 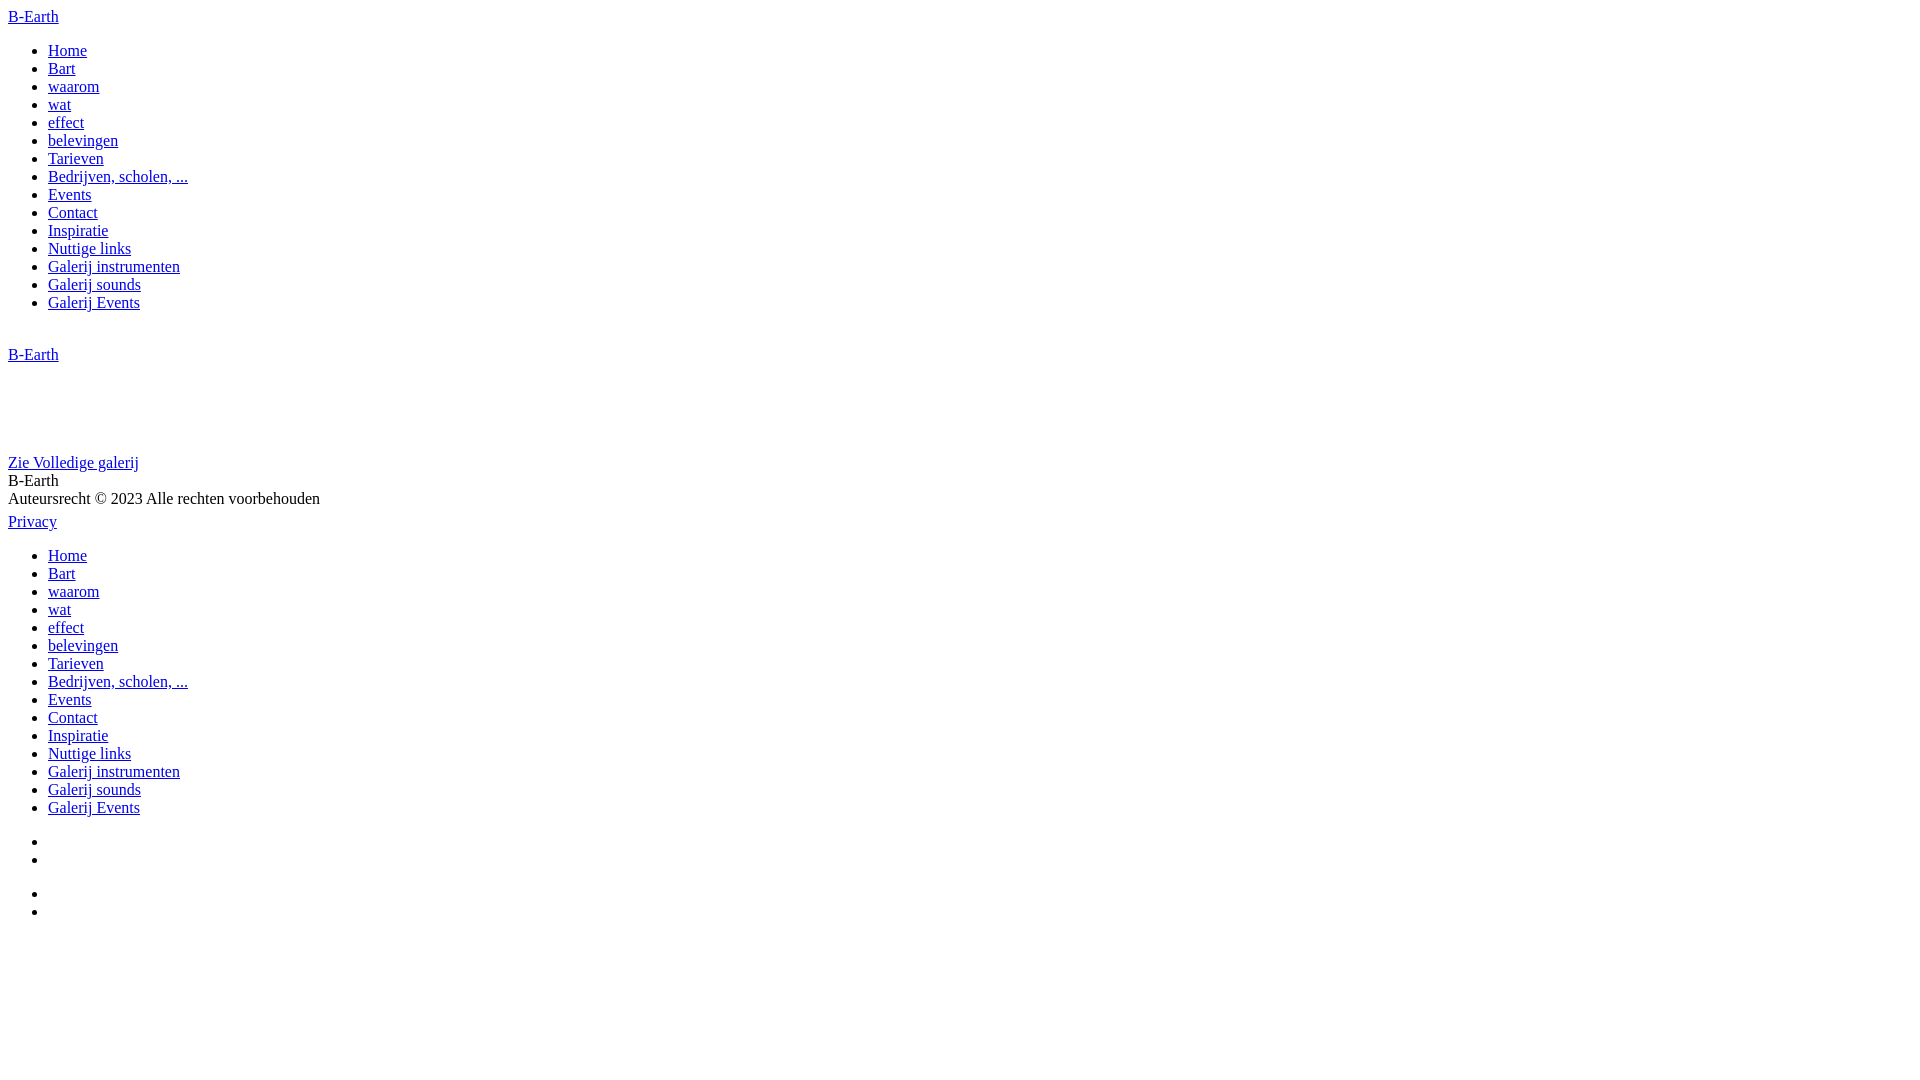 I want to click on 'Tarieven', so click(x=48, y=157).